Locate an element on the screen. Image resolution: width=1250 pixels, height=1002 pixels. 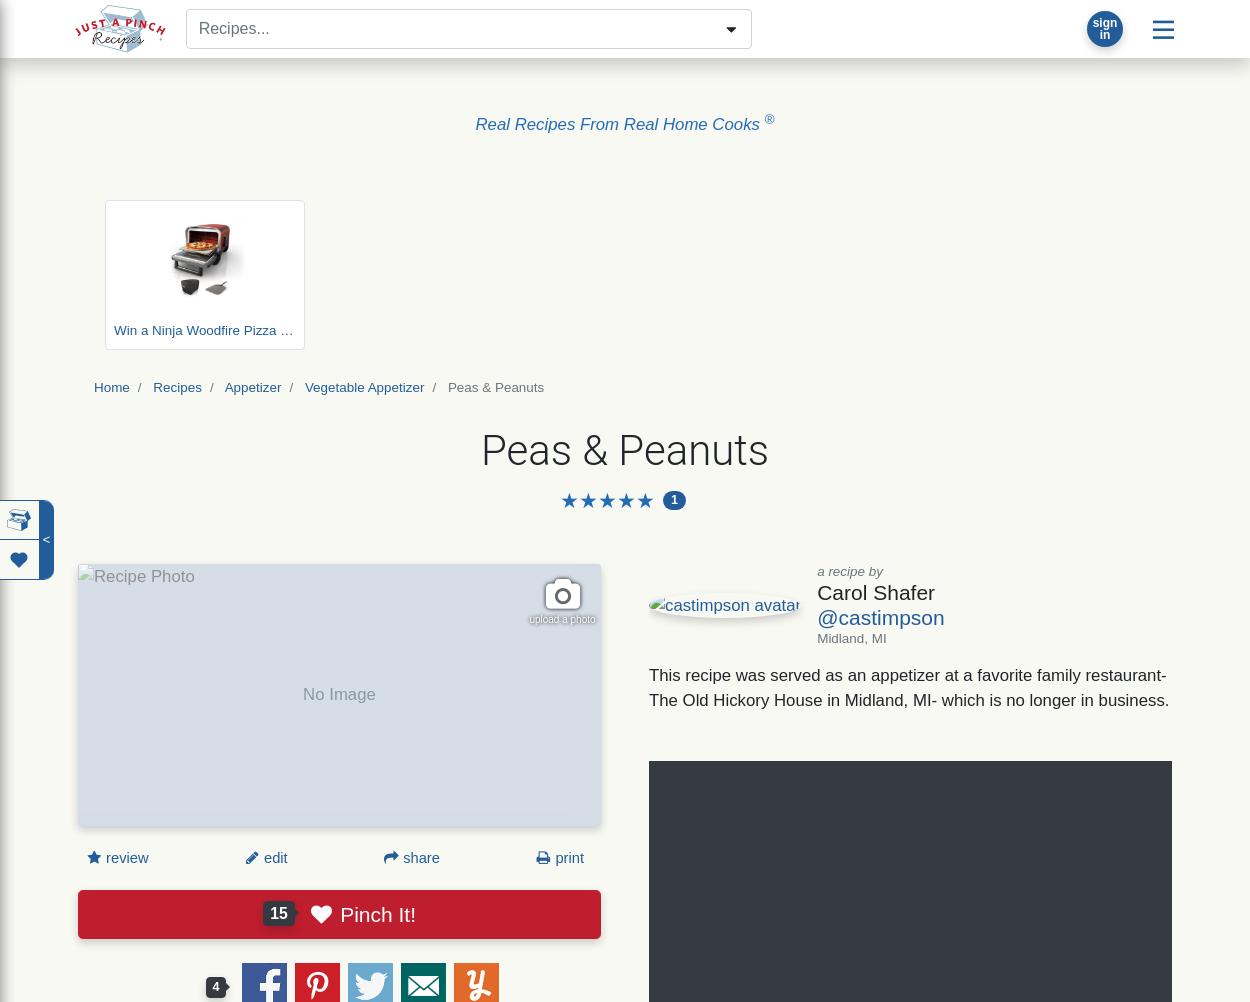
'Carol Shafer' is located at coordinates (876, 591).